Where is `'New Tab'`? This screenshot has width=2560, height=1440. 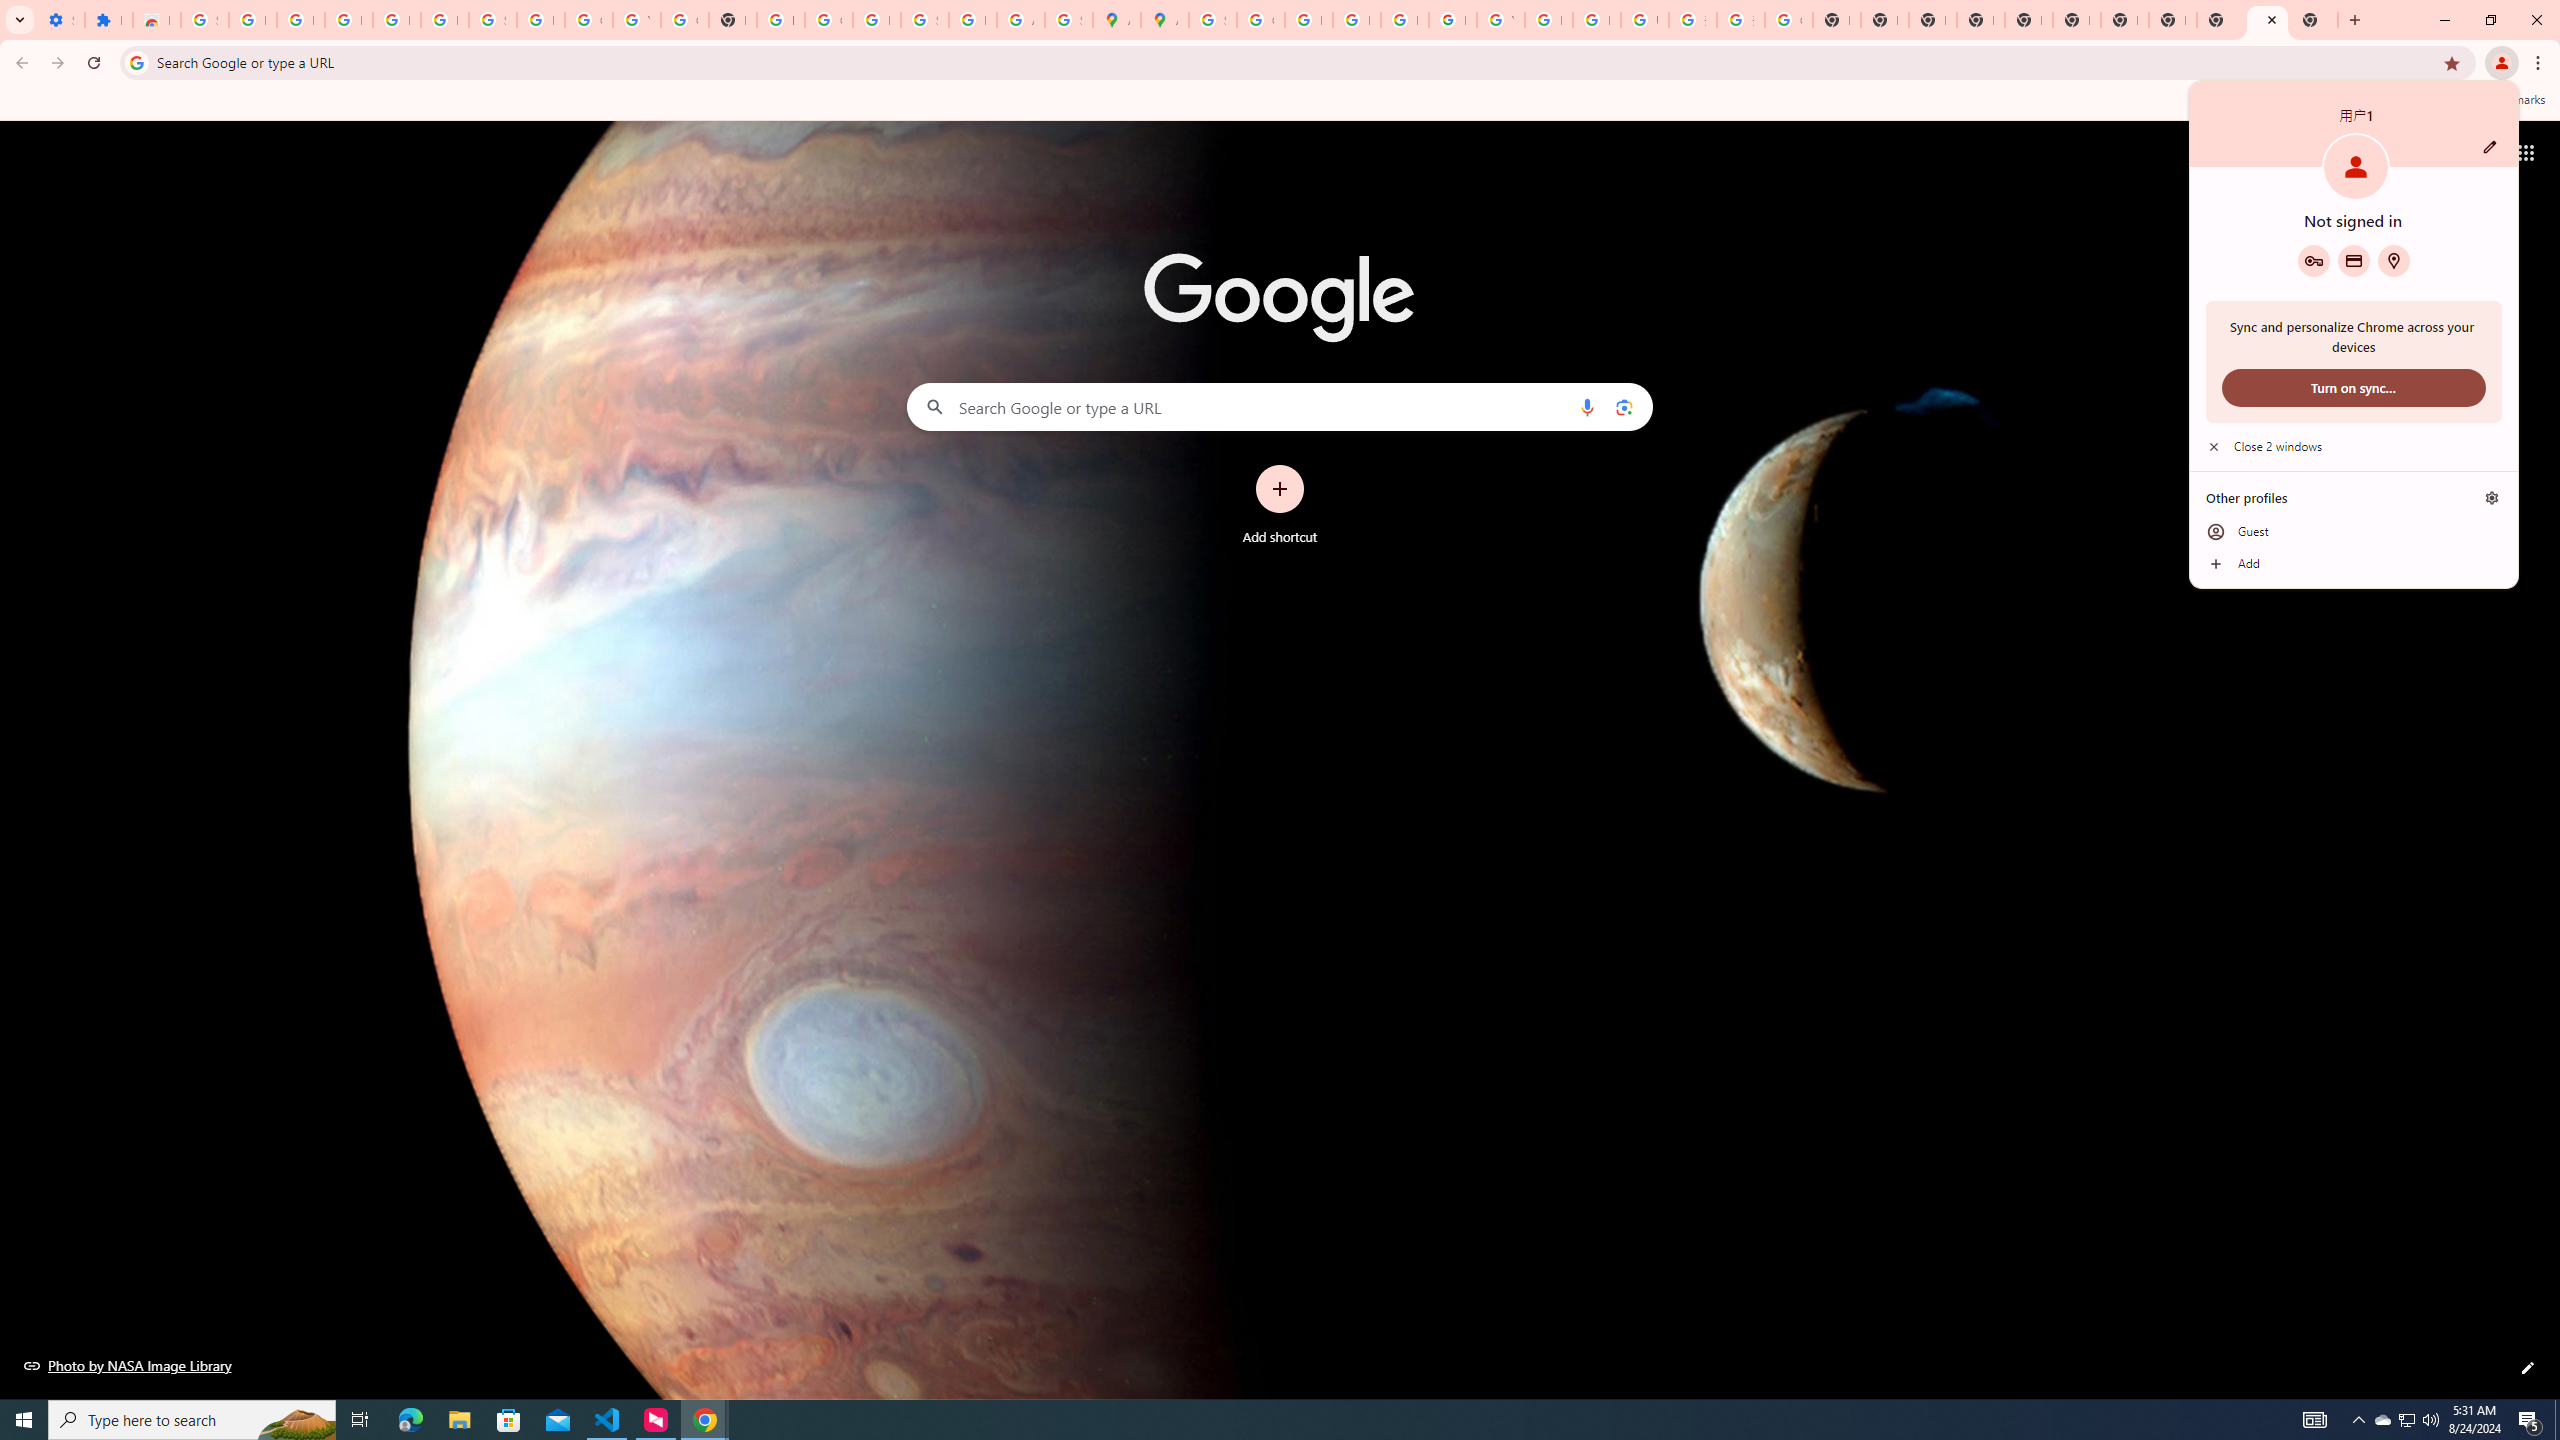
'New Tab' is located at coordinates (2314, 19).